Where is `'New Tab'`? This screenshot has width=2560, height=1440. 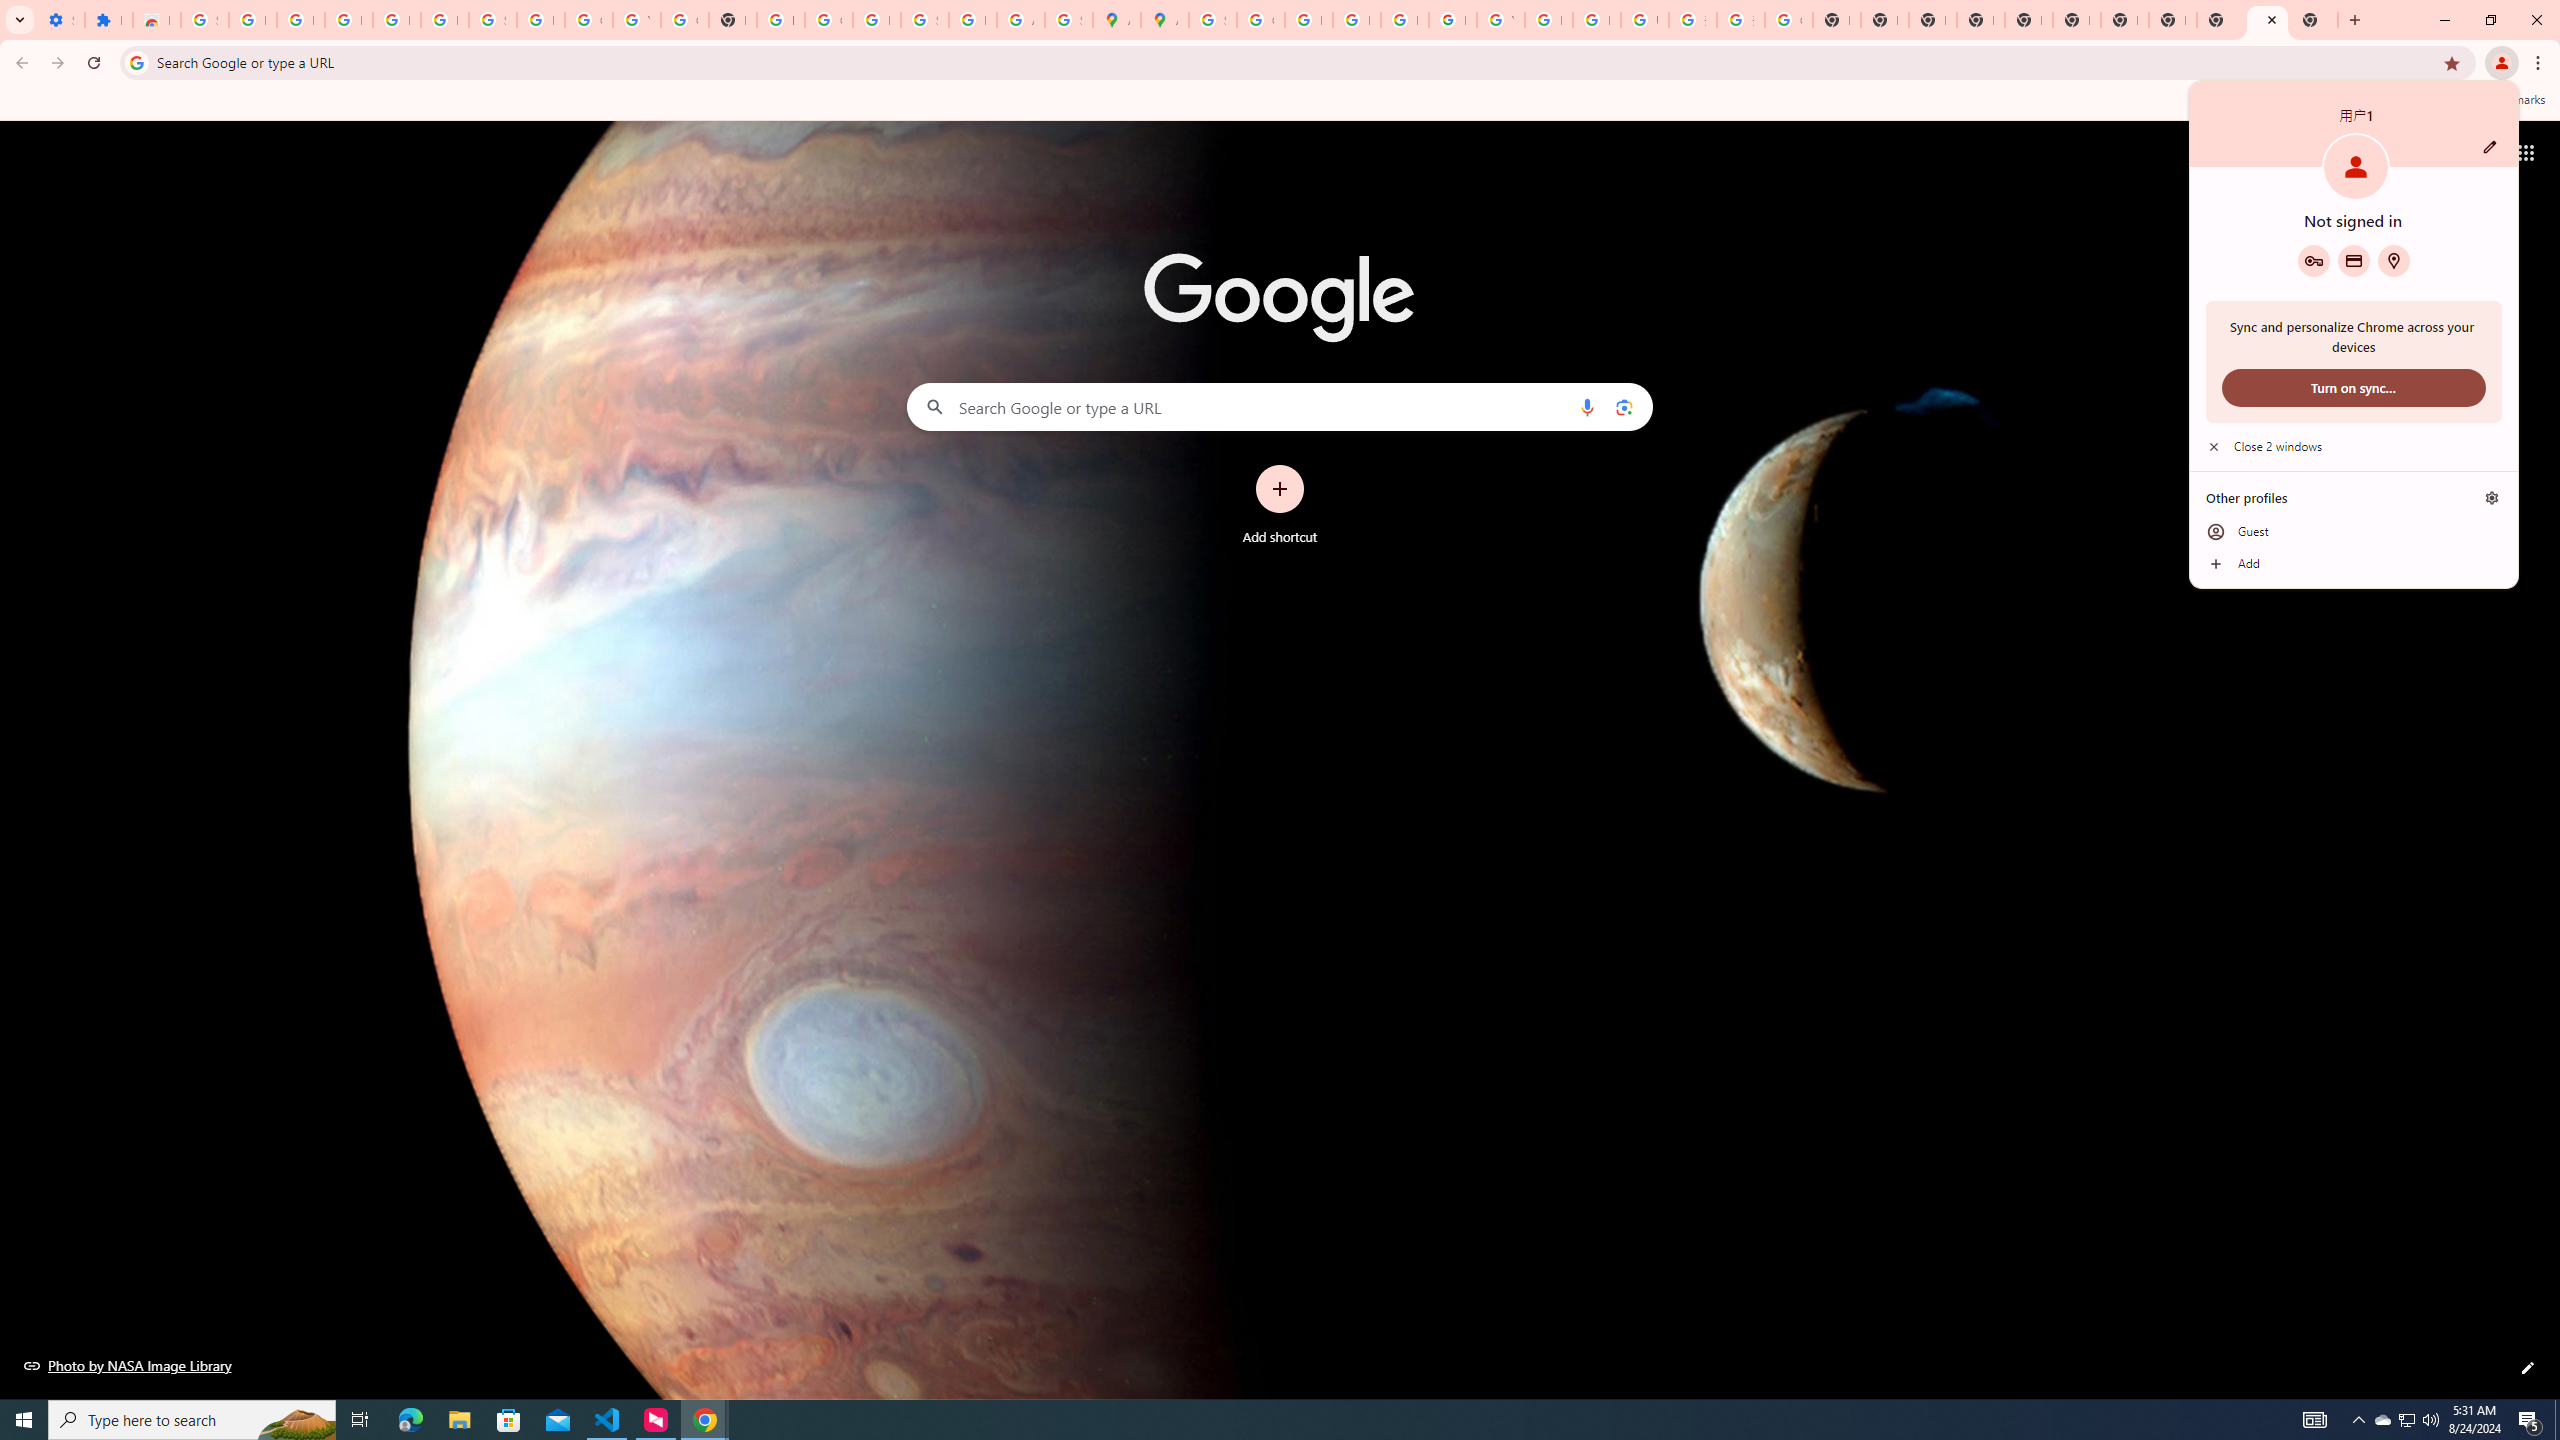
'New Tab' is located at coordinates (2314, 19).